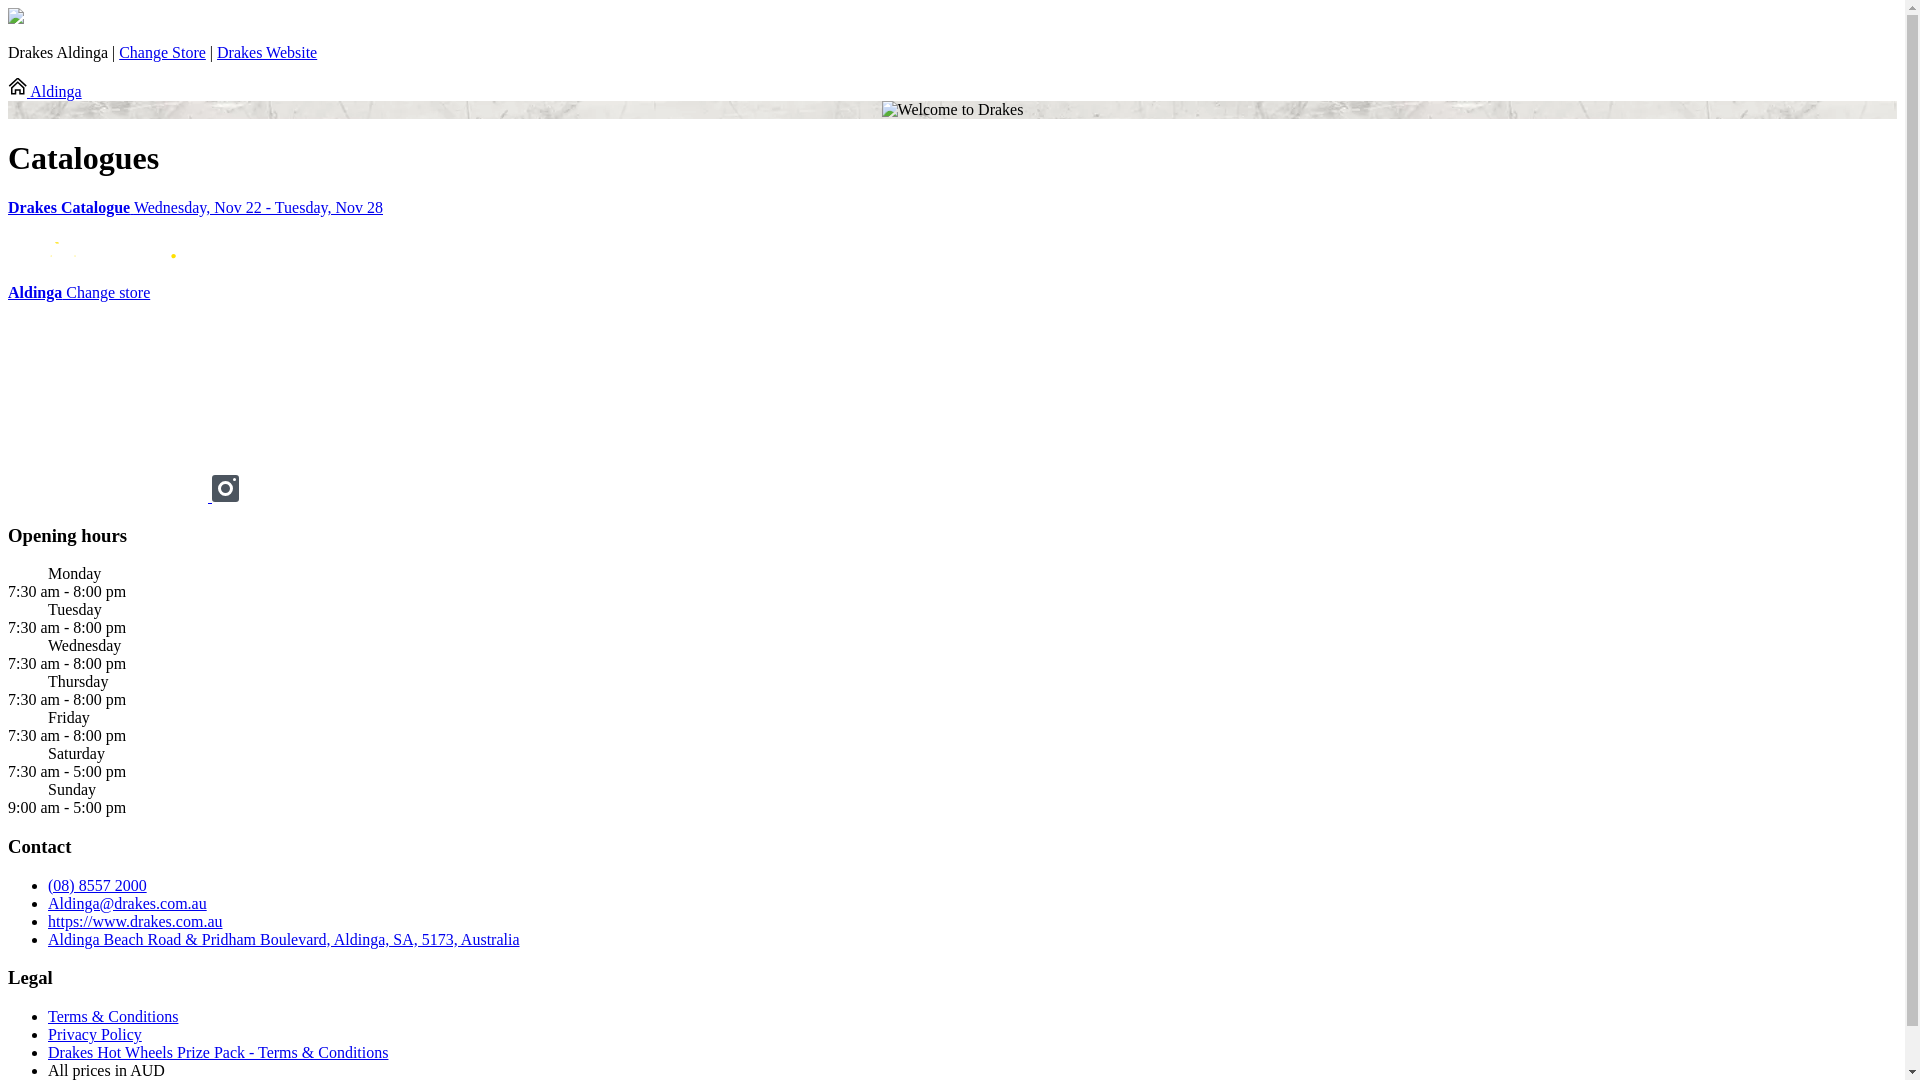  What do you see at coordinates (266, 51) in the screenshot?
I see `'Drakes Website'` at bounding box center [266, 51].